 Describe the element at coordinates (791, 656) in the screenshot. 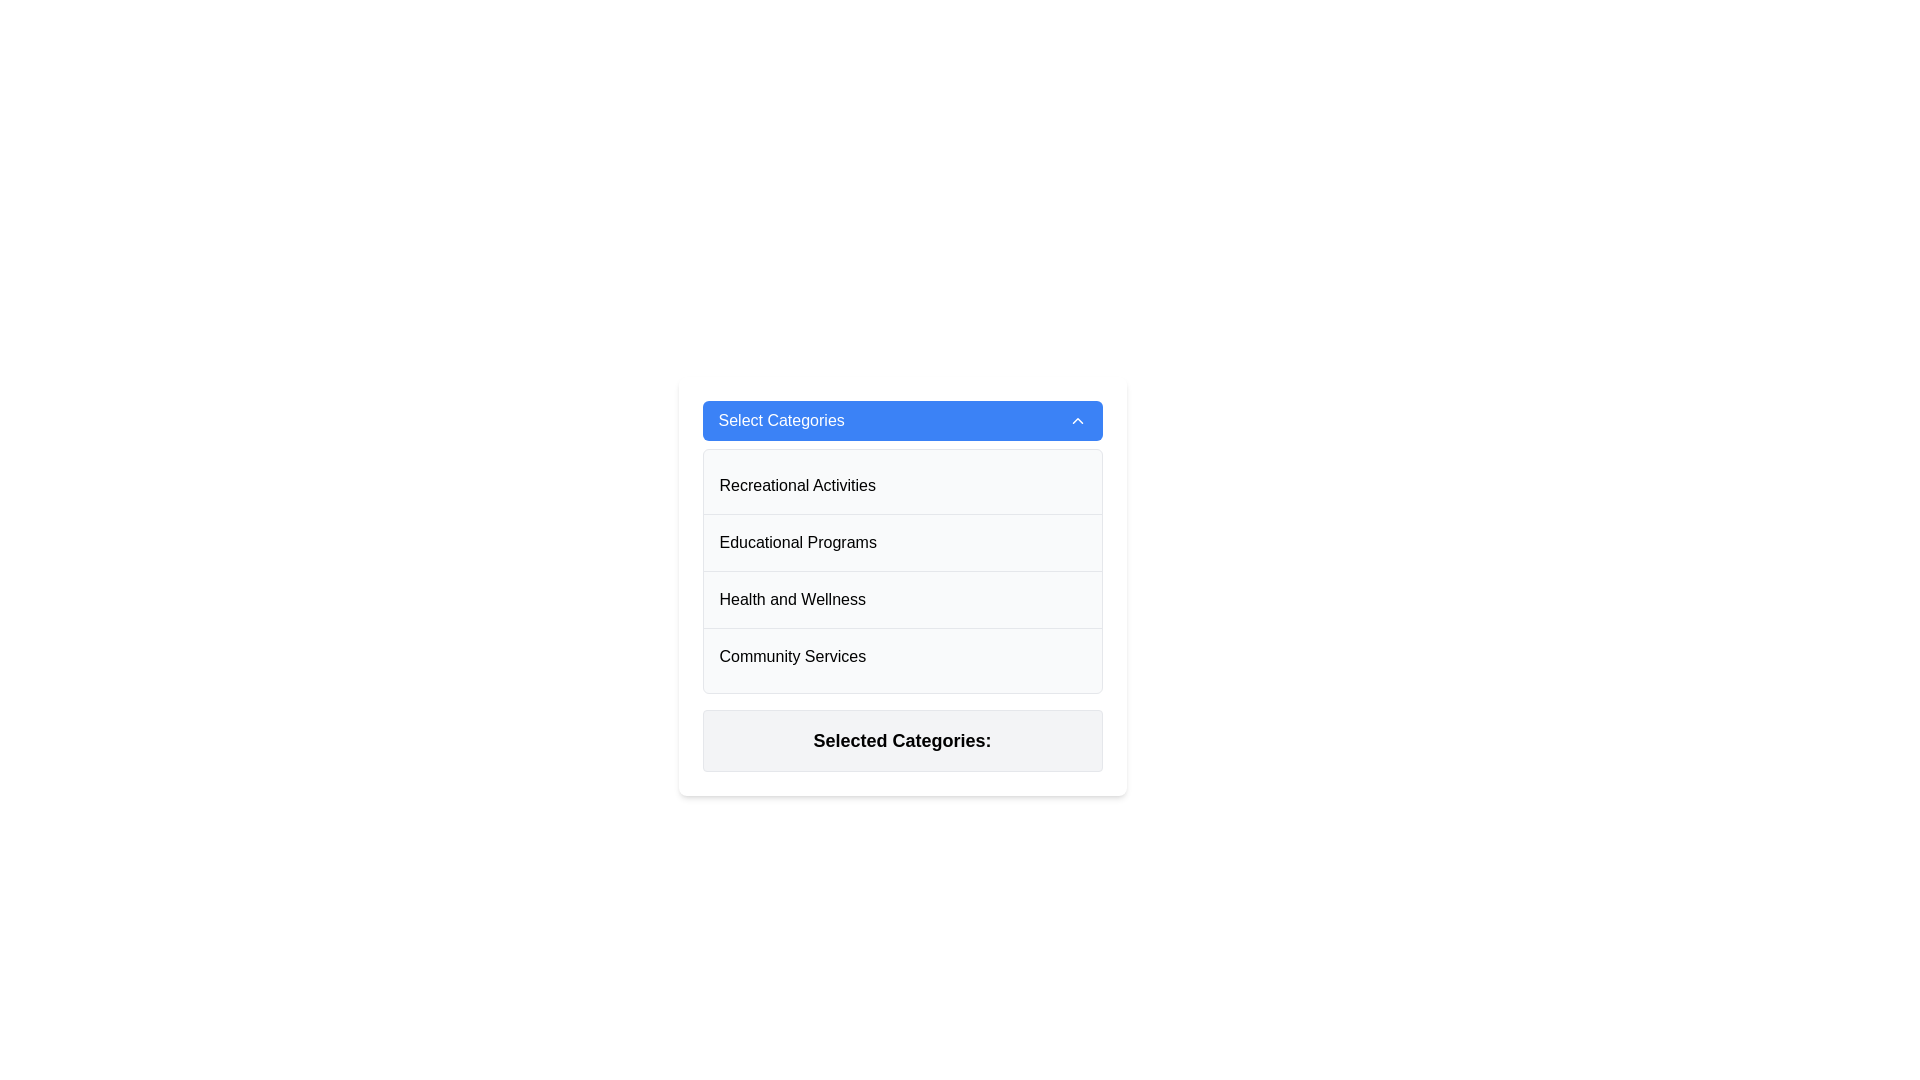

I see `the 'Community Services' text label, which is the fourth item in the vertical list under the header 'Select Categories'` at that location.